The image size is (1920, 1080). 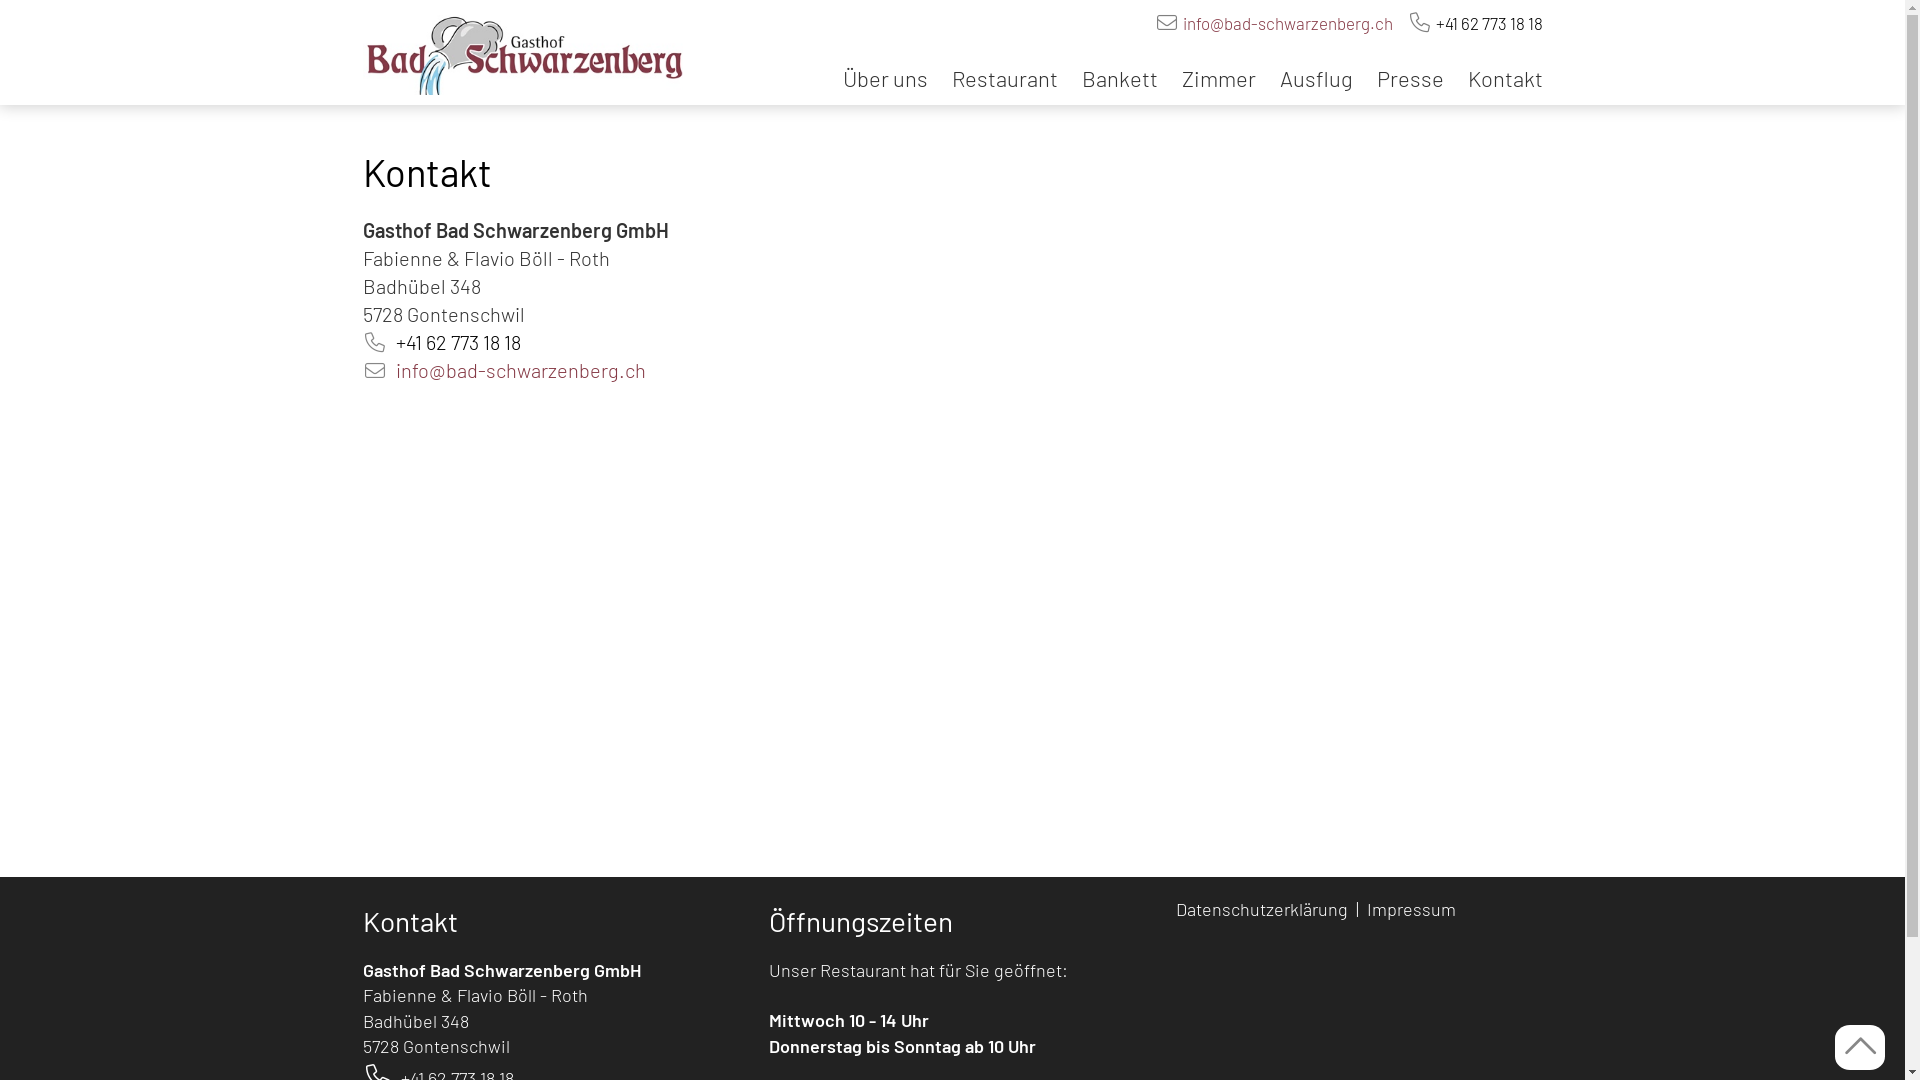 What do you see at coordinates (1316, 77) in the screenshot?
I see `'Ausflug'` at bounding box center [1316, 77].